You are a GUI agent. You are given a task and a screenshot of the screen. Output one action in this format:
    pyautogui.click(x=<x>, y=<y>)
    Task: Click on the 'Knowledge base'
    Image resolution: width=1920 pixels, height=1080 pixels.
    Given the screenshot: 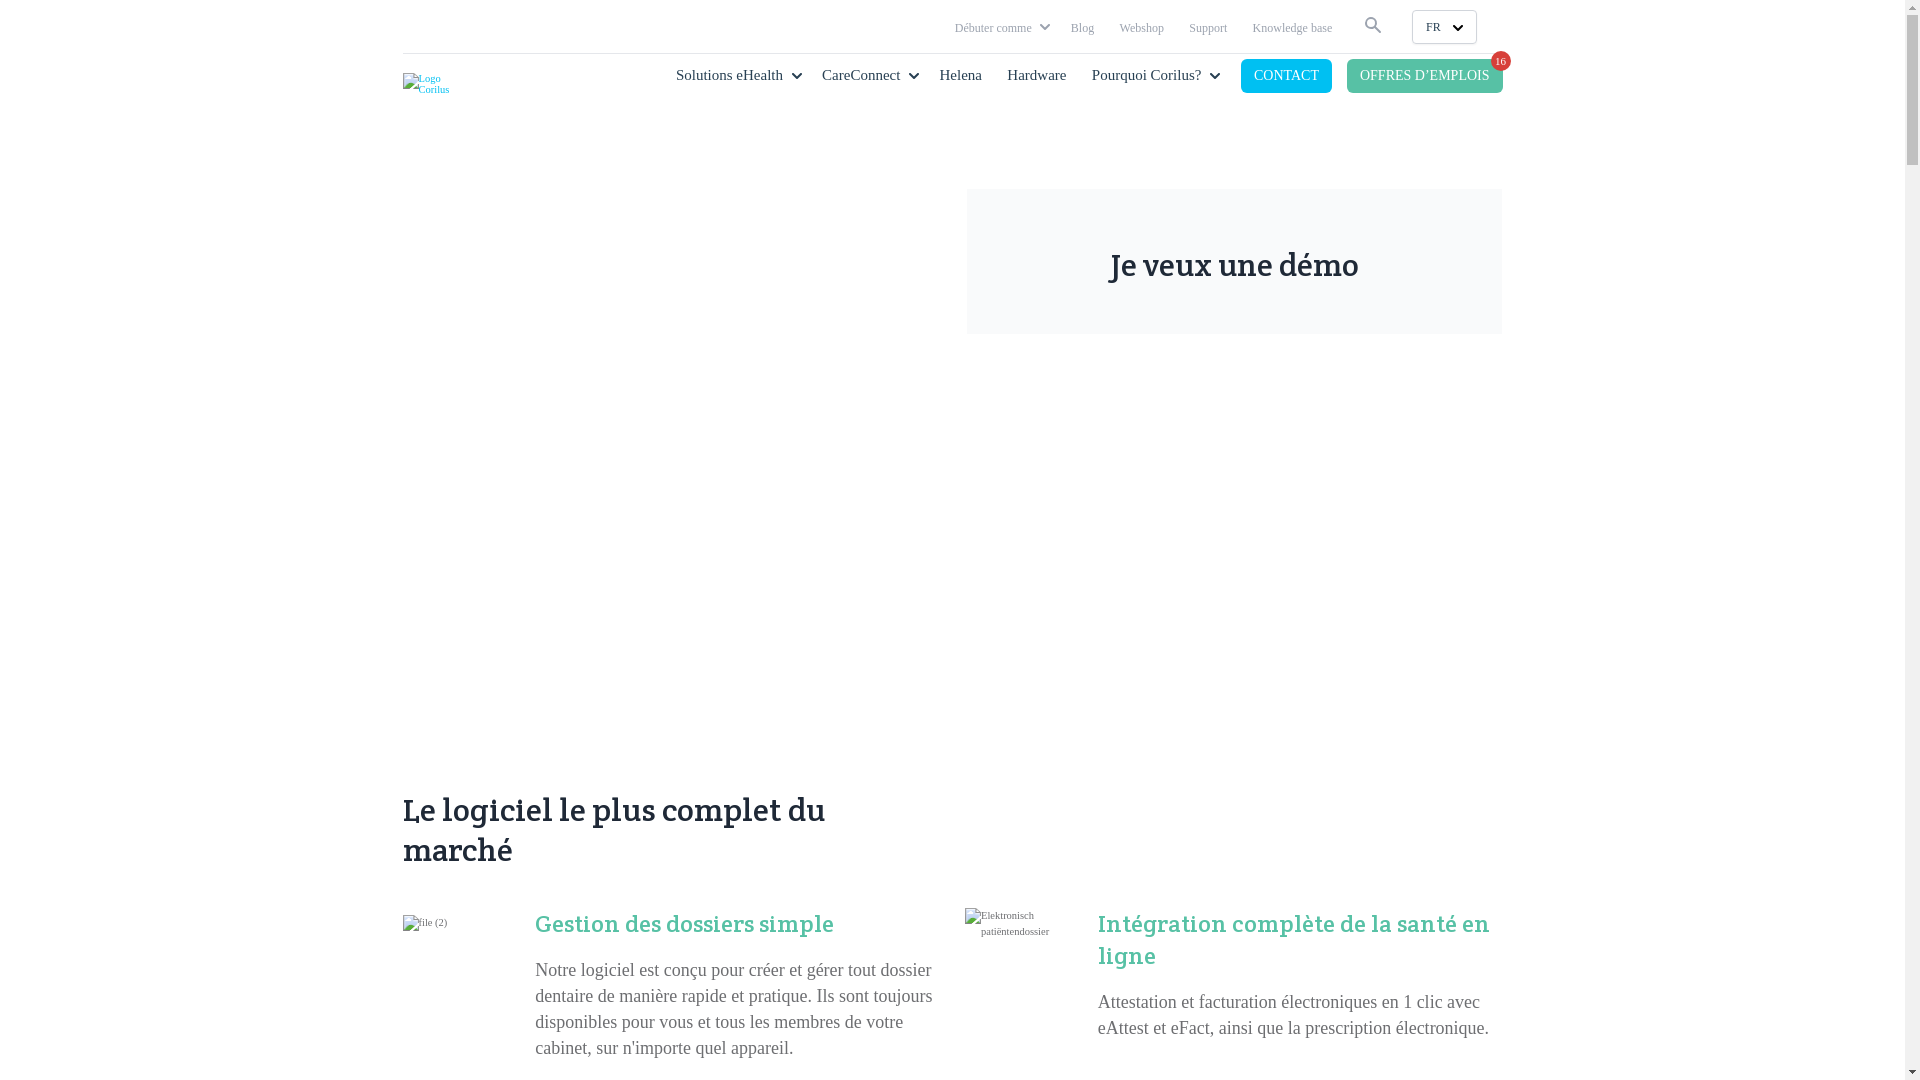 What is the action you would take?
    pyautogui.click(x=1292, y=27)
    